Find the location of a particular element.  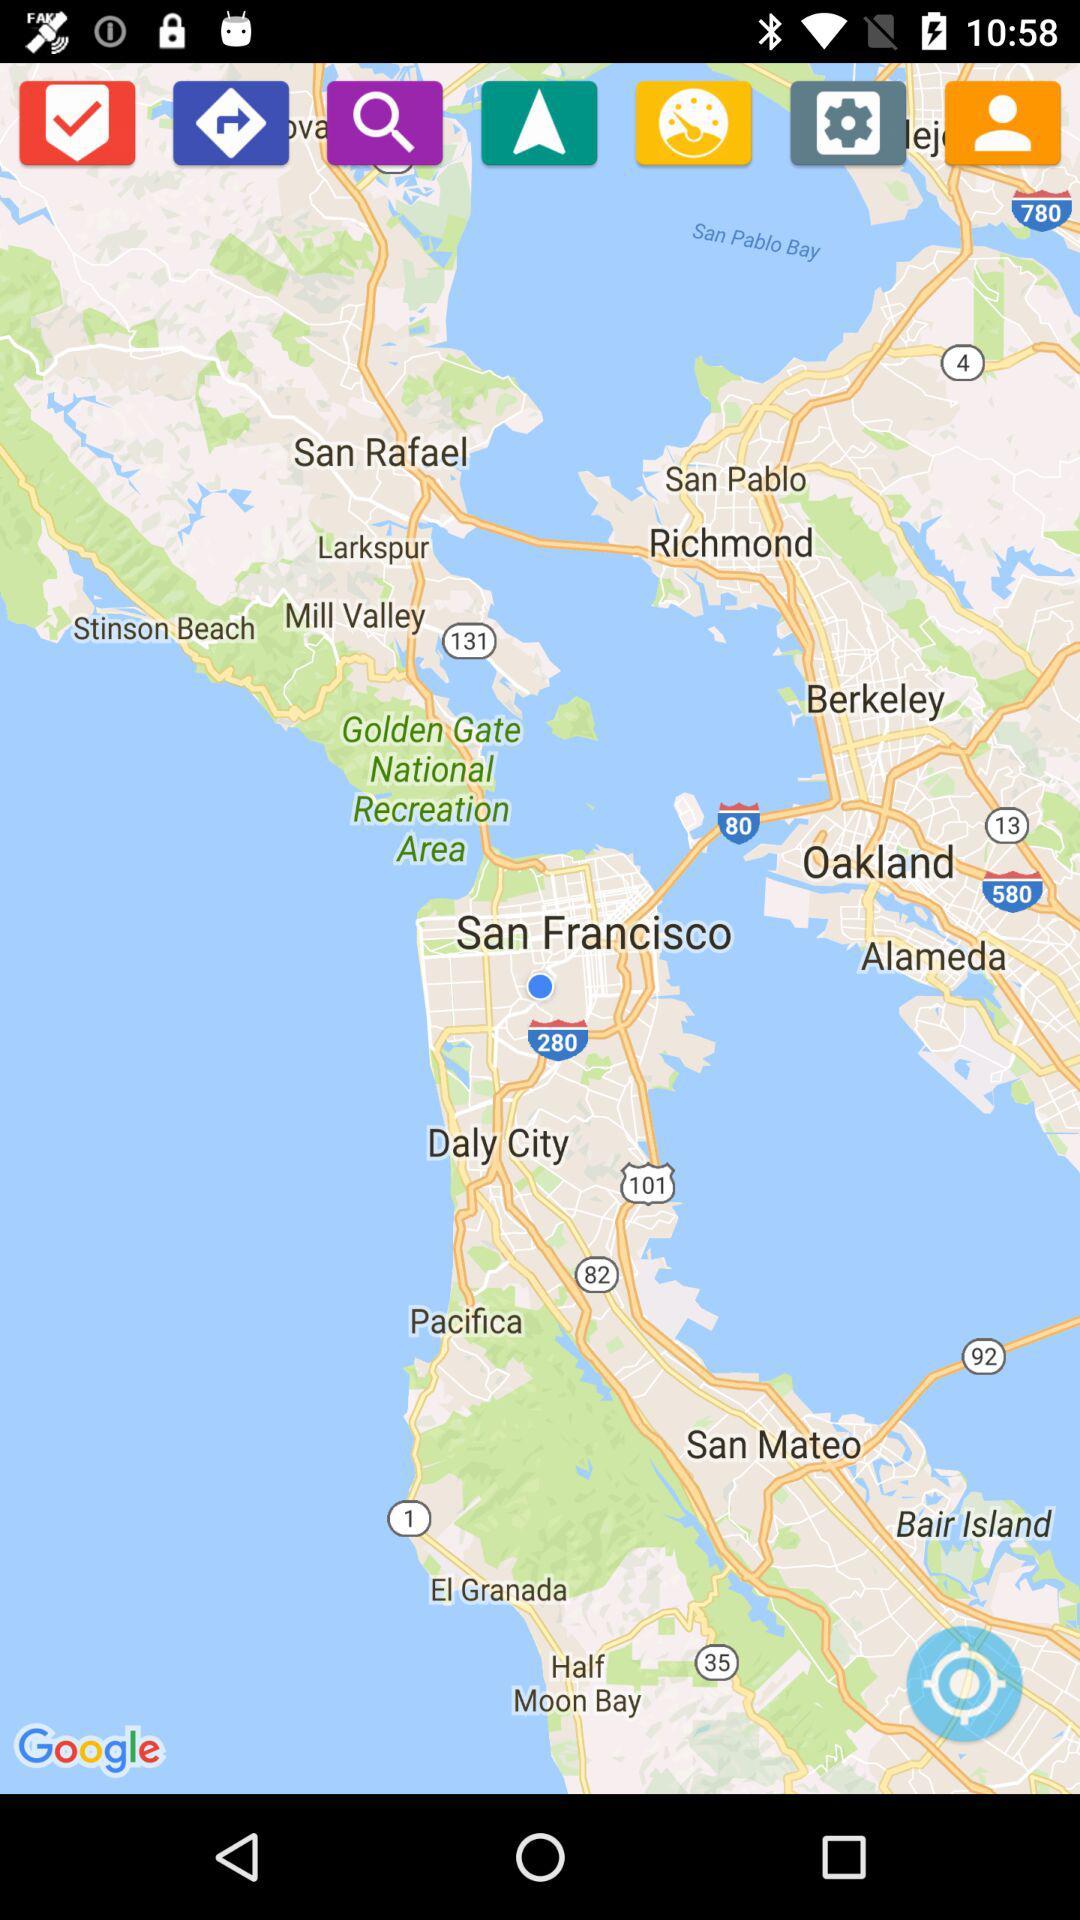

the location_crosshair icon is located at coordinates (963, 1693).